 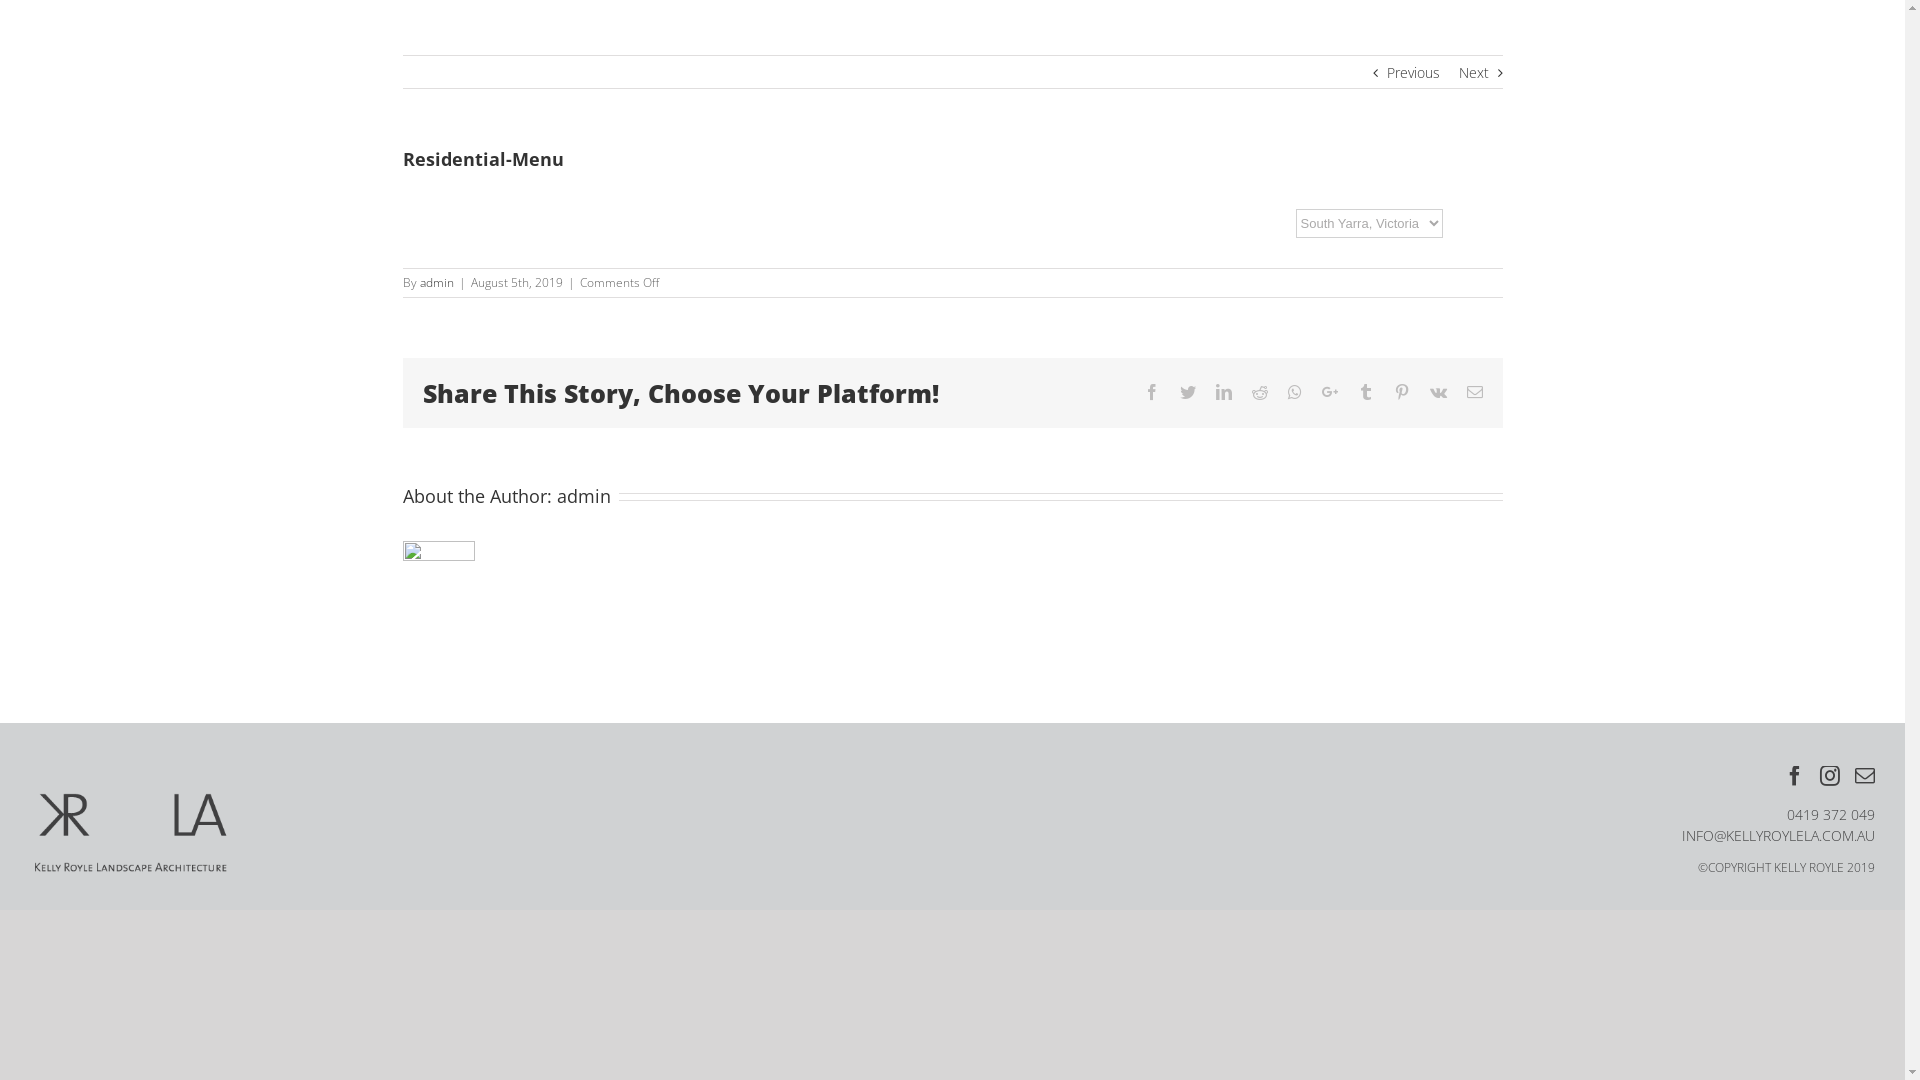 I want to click on 'admin', so click(x=581, y=495).